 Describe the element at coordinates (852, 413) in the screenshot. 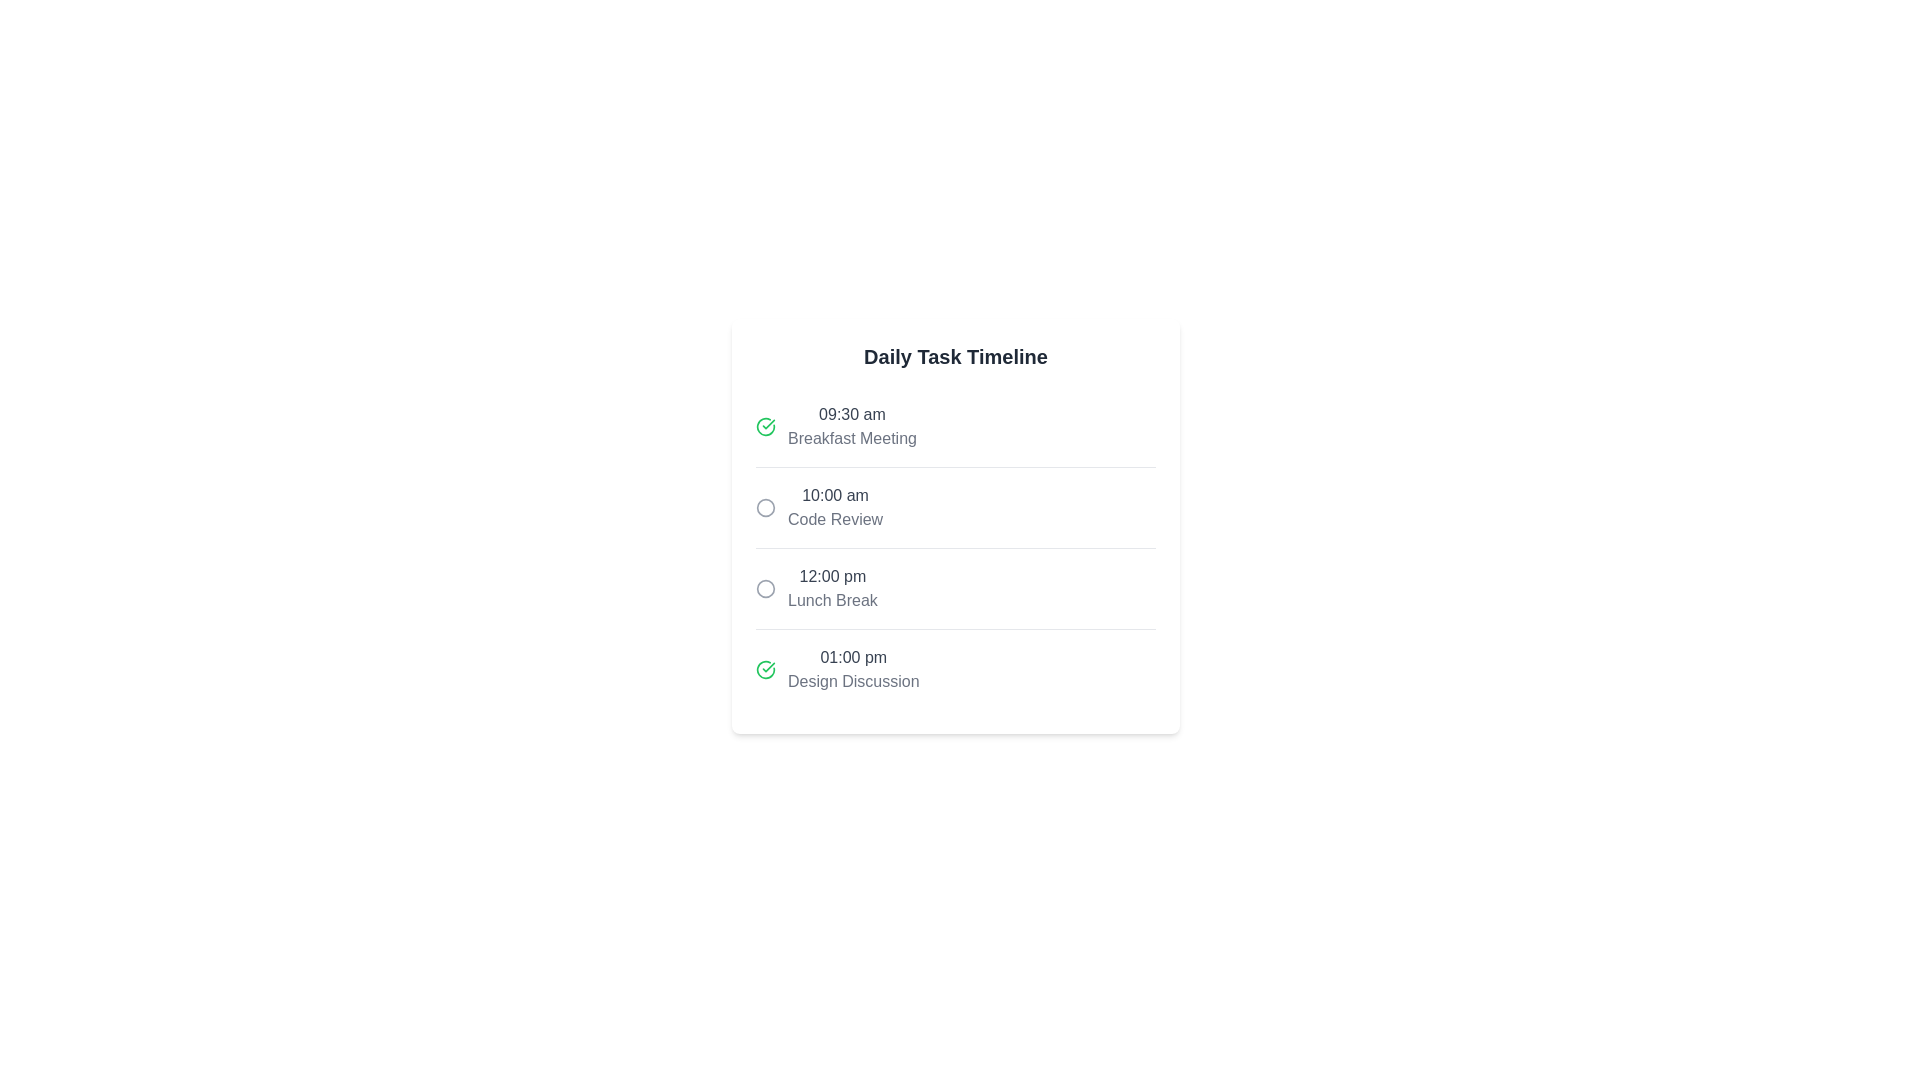

I see `the text label displaying '09:30 am' in a medium-sized gray font, which is positioned above the 'Breakfast Meeting' text in the timeline interface` at that location.